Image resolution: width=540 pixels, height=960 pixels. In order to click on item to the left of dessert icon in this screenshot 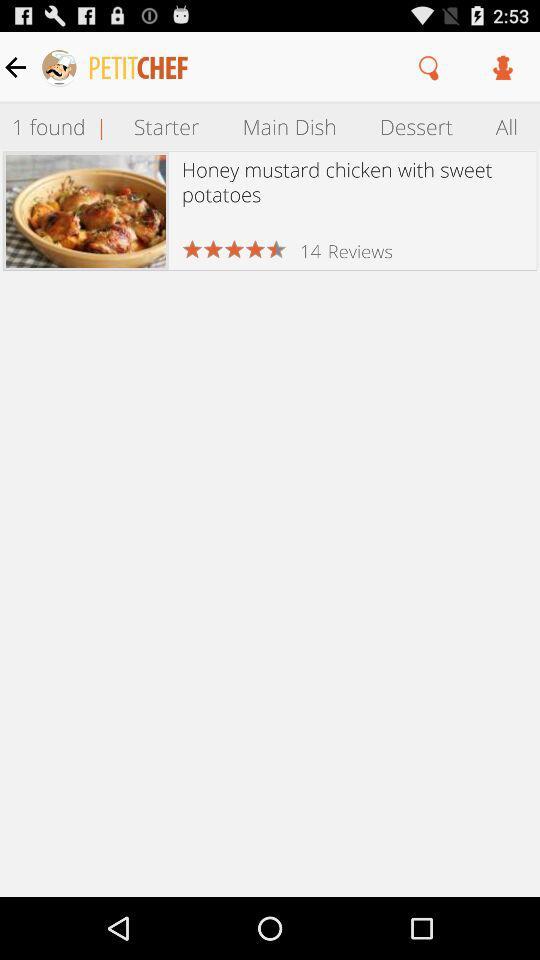, I will do `click(288, 125)`.